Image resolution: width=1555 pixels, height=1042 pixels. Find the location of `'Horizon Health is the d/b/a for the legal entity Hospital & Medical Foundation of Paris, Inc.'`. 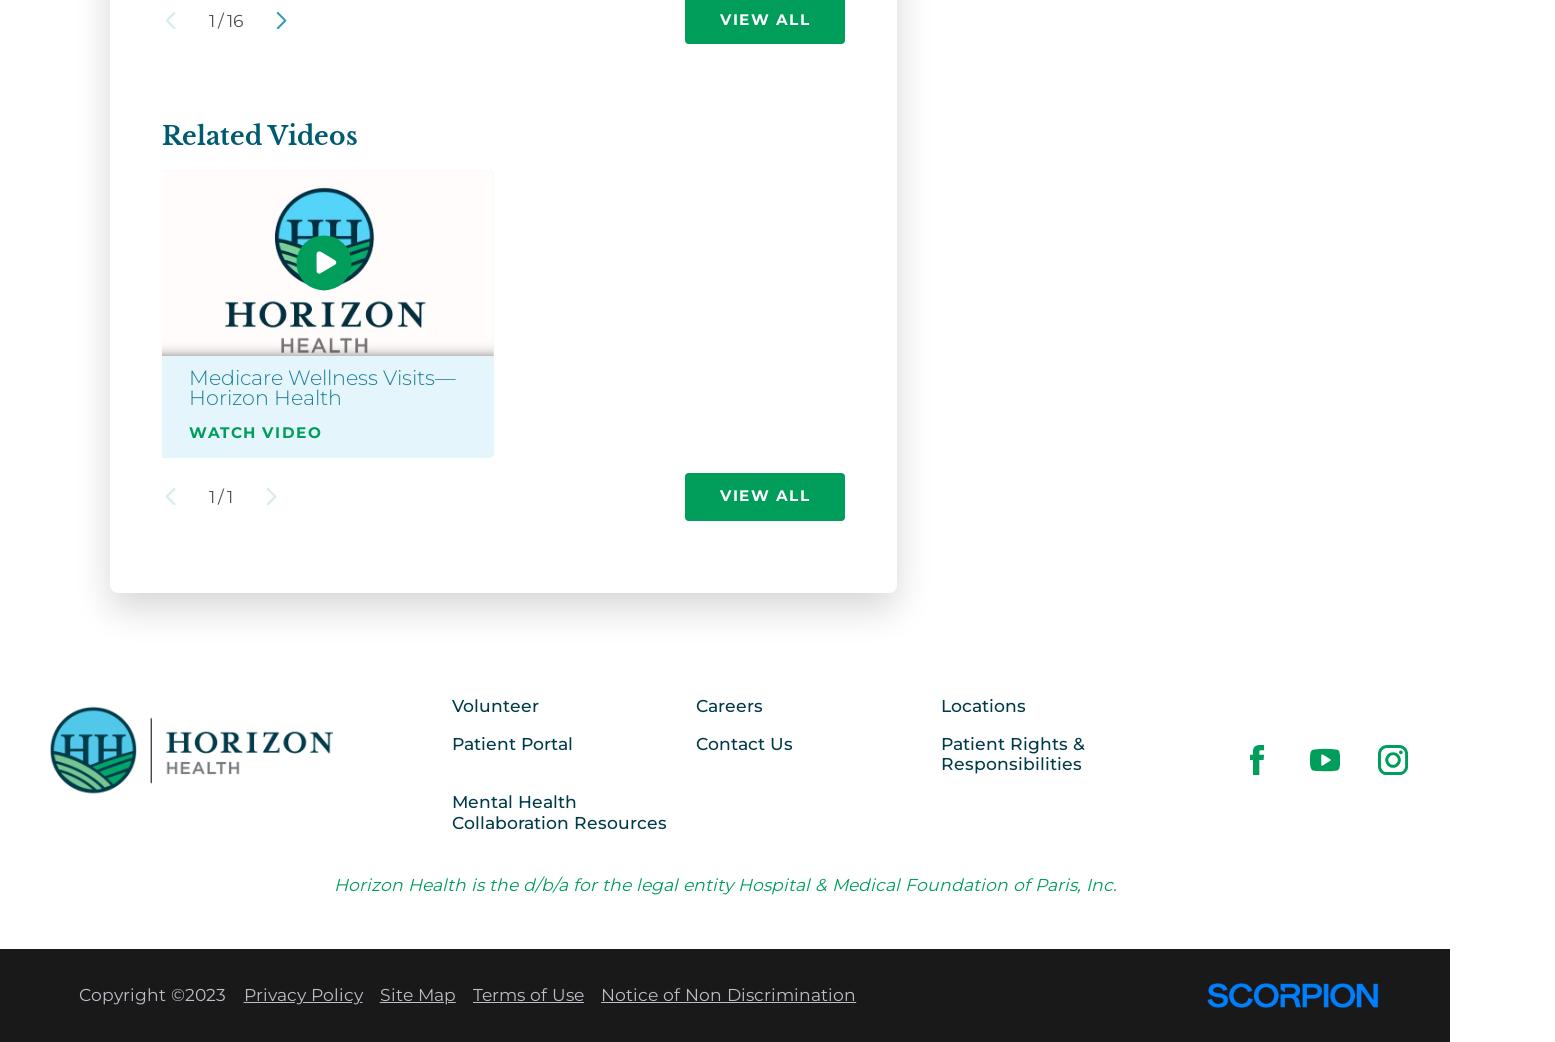

'Horizon Health is the d/b/a for the legal entity Hospital & Medical Foundation of Paris, Inc.' is located at coordinates (724, 882).